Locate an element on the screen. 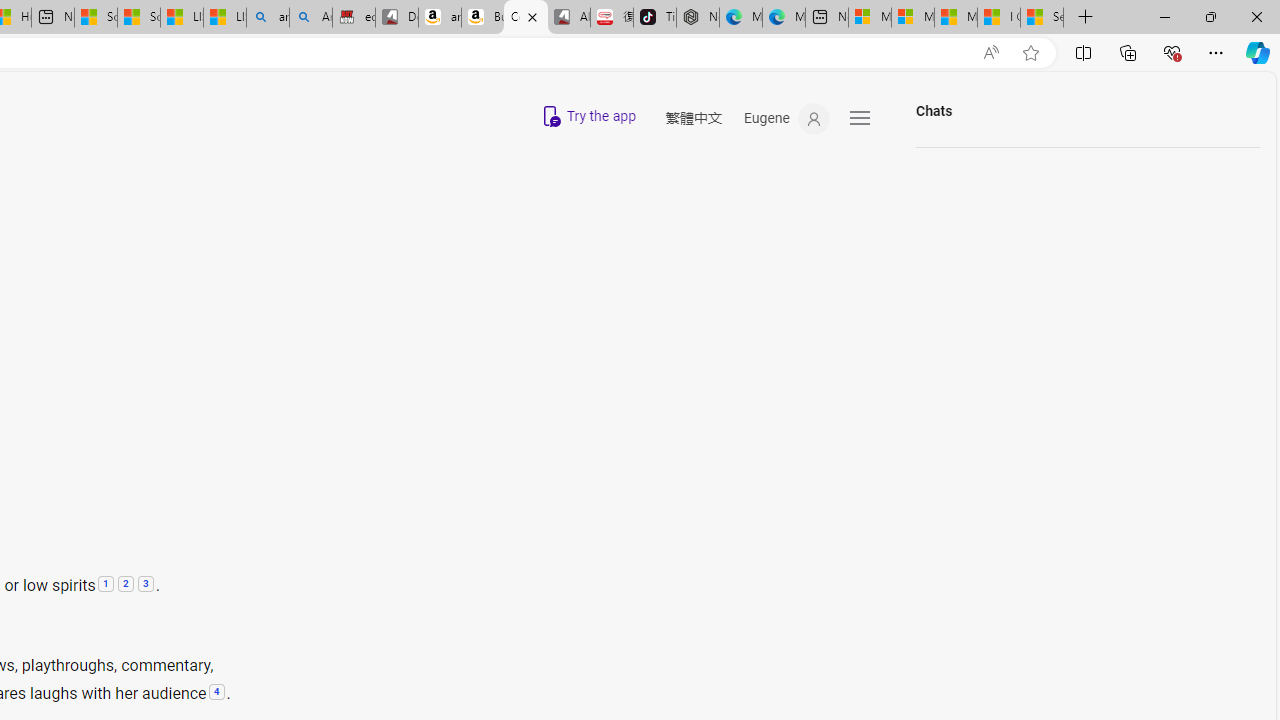  '3: Melancholy or Depression:' is located at coordinates (144, 585).